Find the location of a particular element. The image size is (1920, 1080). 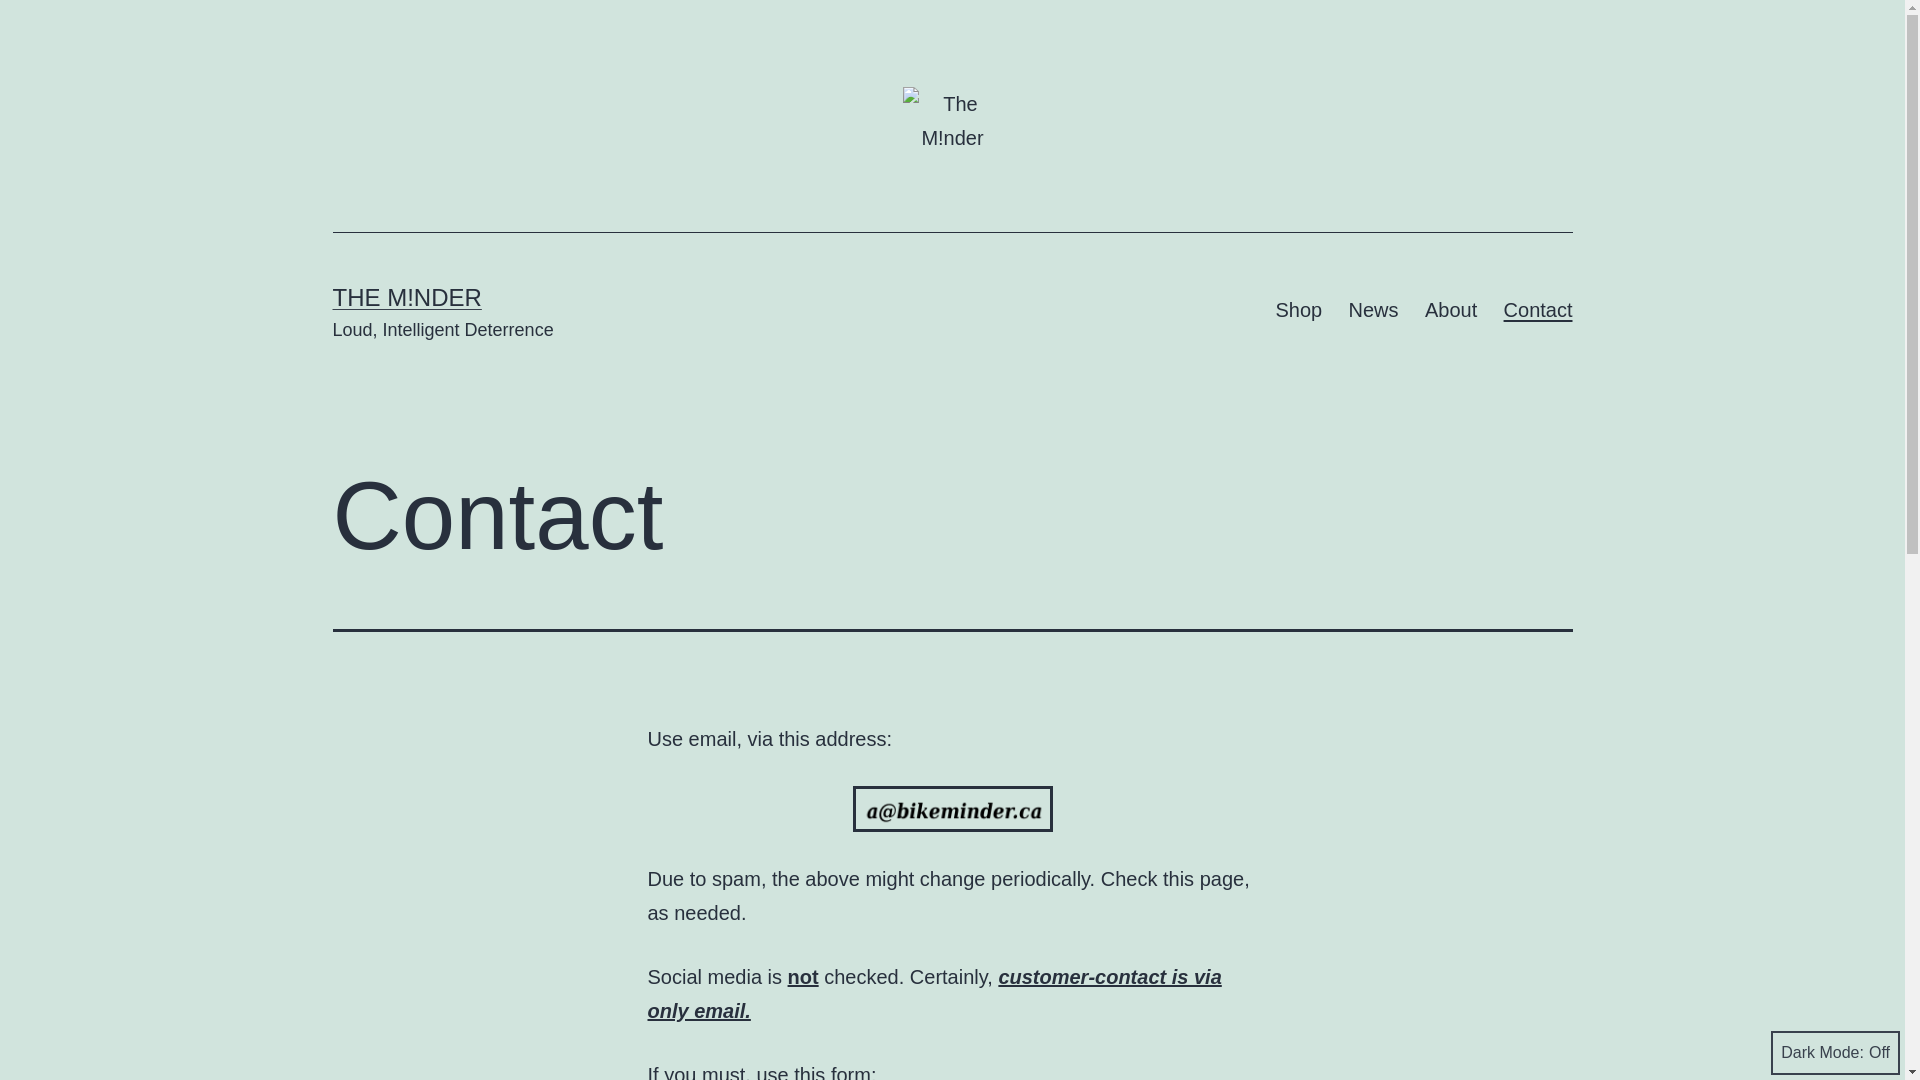

'Contact' is located at coordinates (1489, 310).